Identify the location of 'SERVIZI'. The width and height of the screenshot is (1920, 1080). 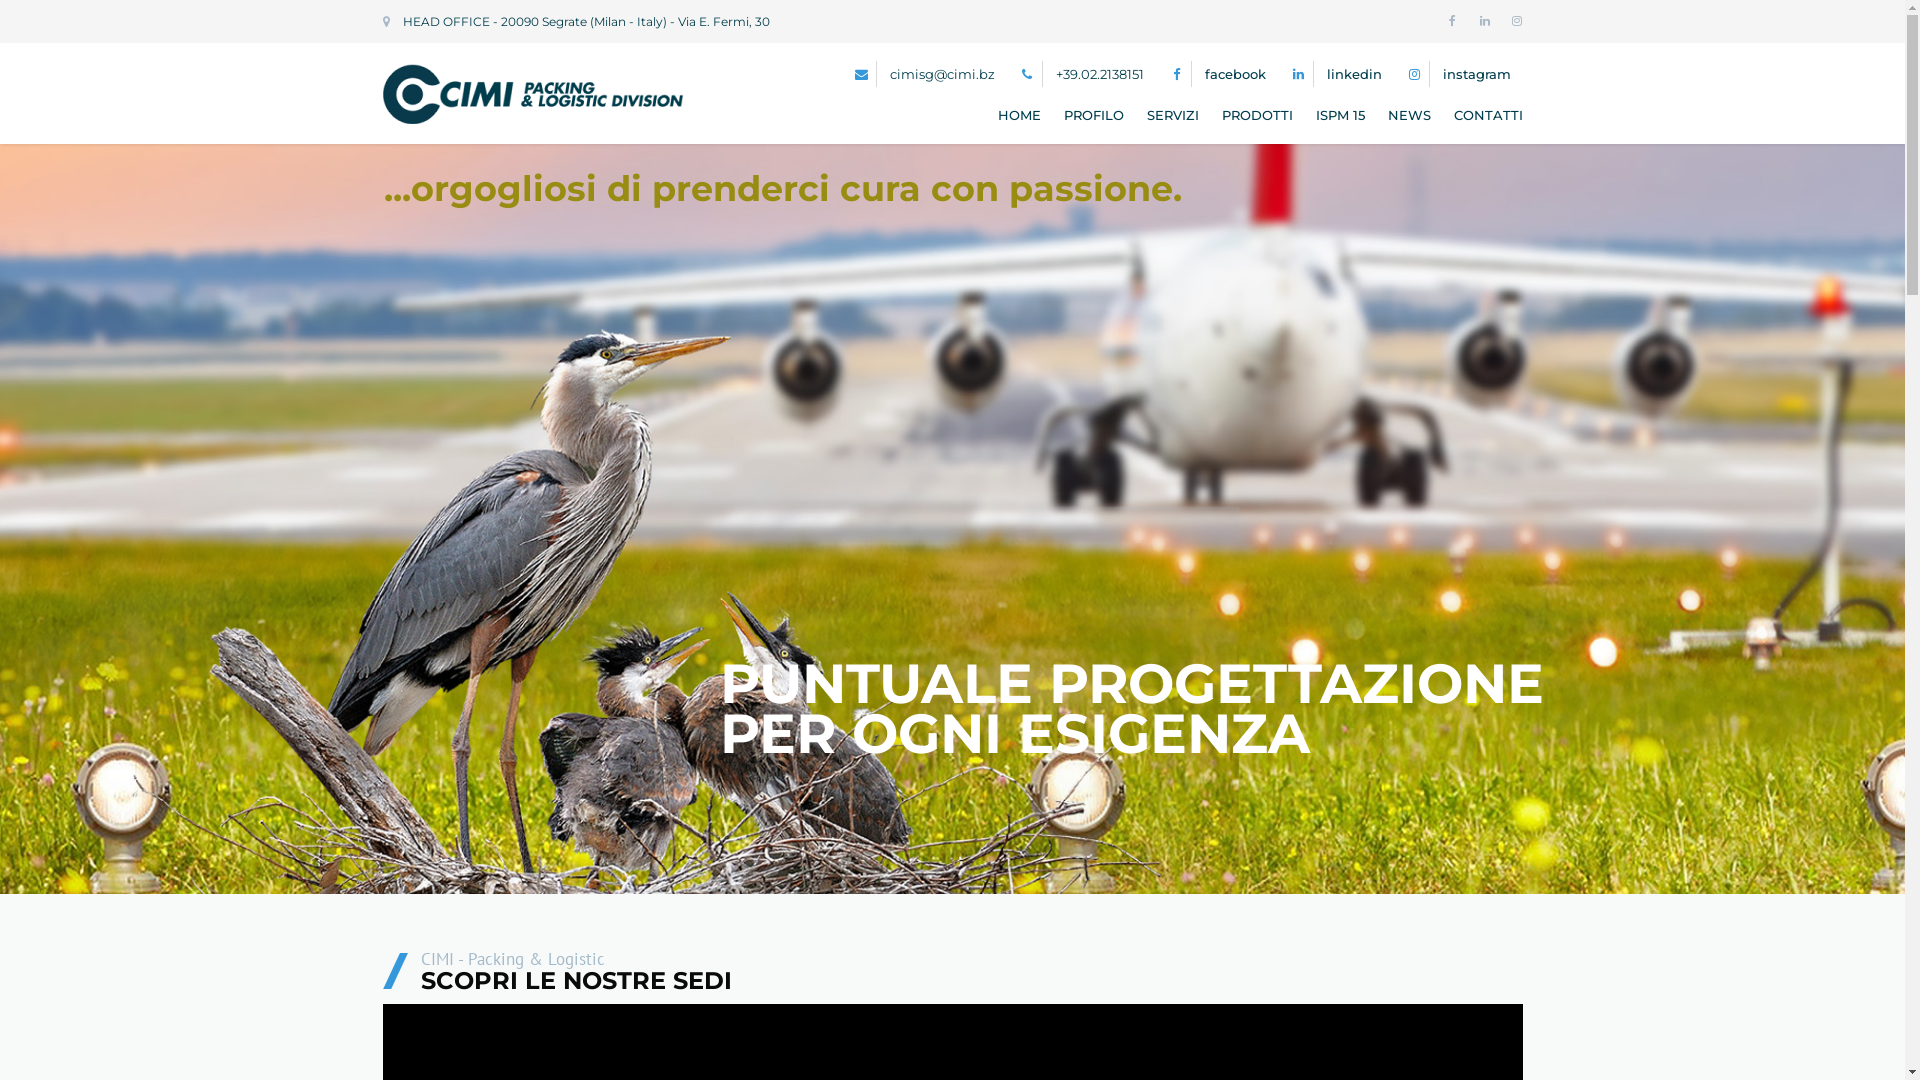
(1171, 115).